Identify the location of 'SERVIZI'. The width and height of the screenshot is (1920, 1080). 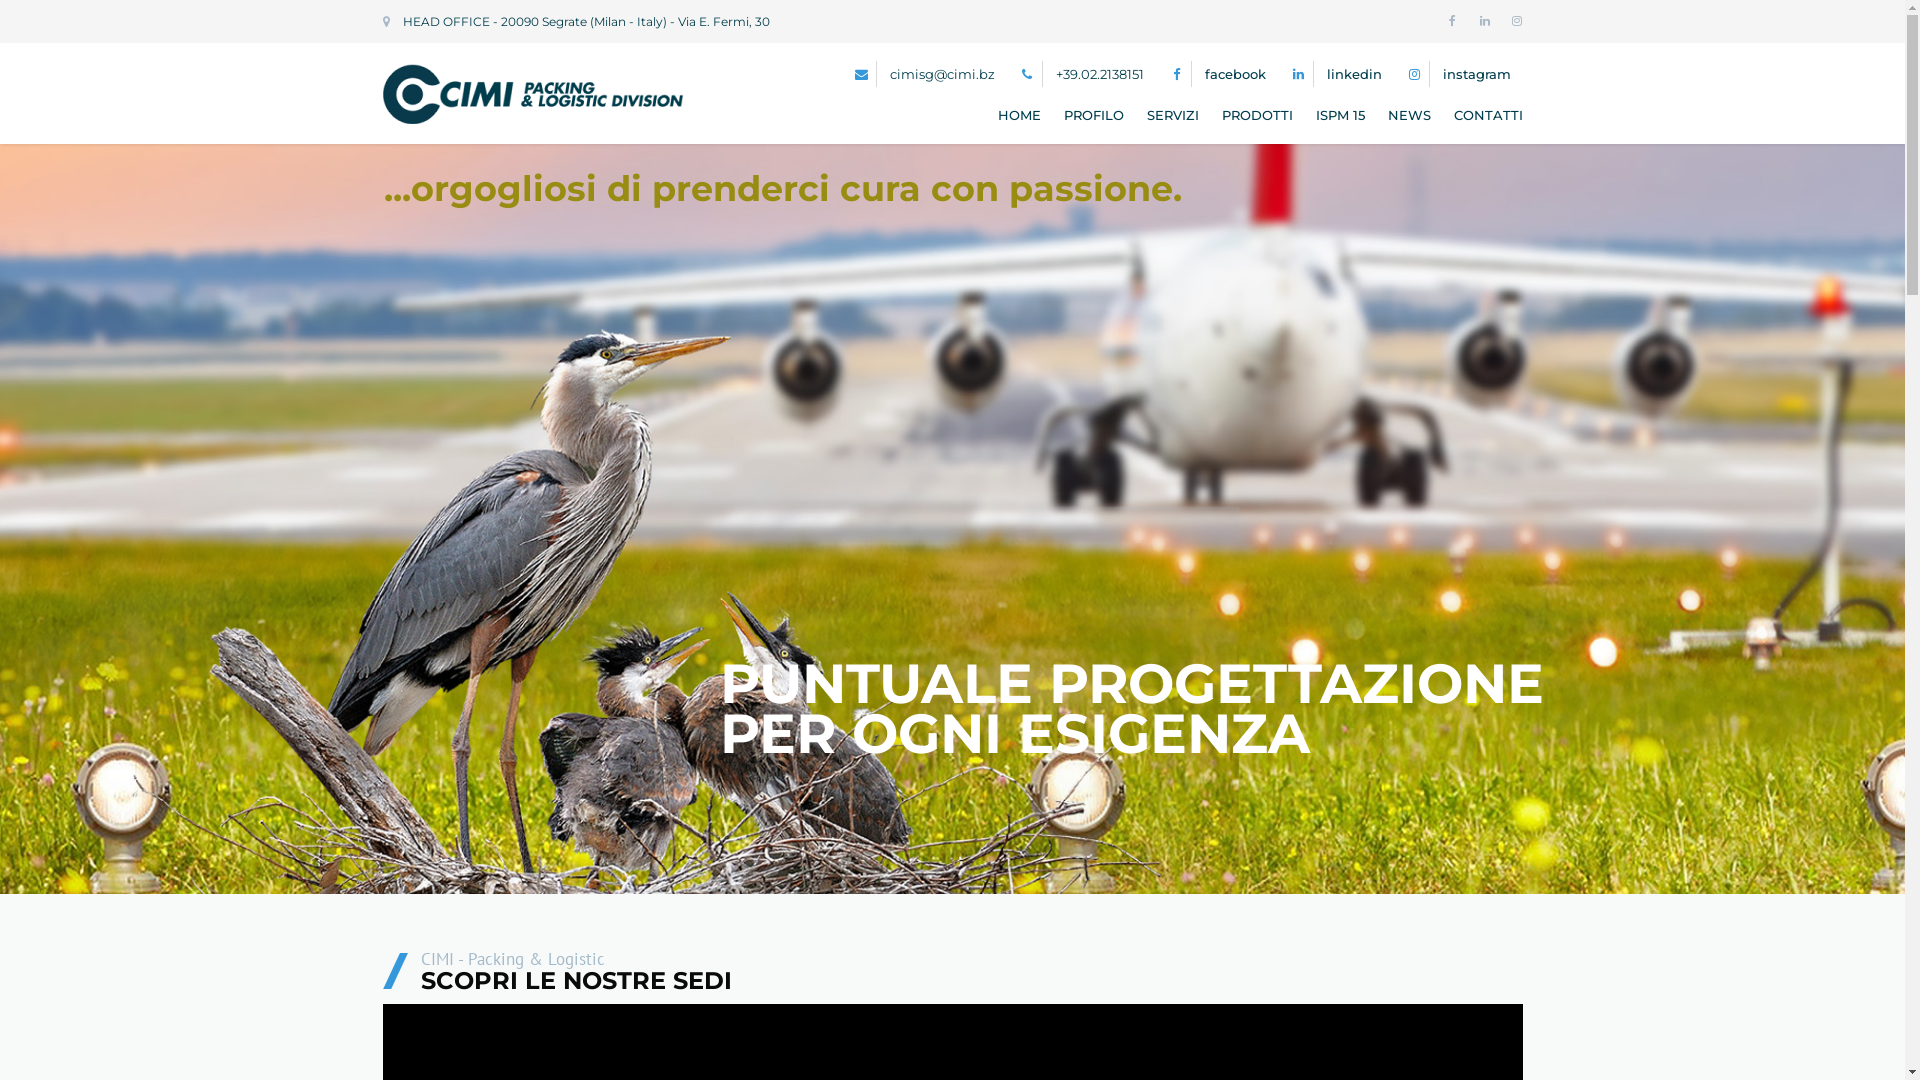
(1171, 115).